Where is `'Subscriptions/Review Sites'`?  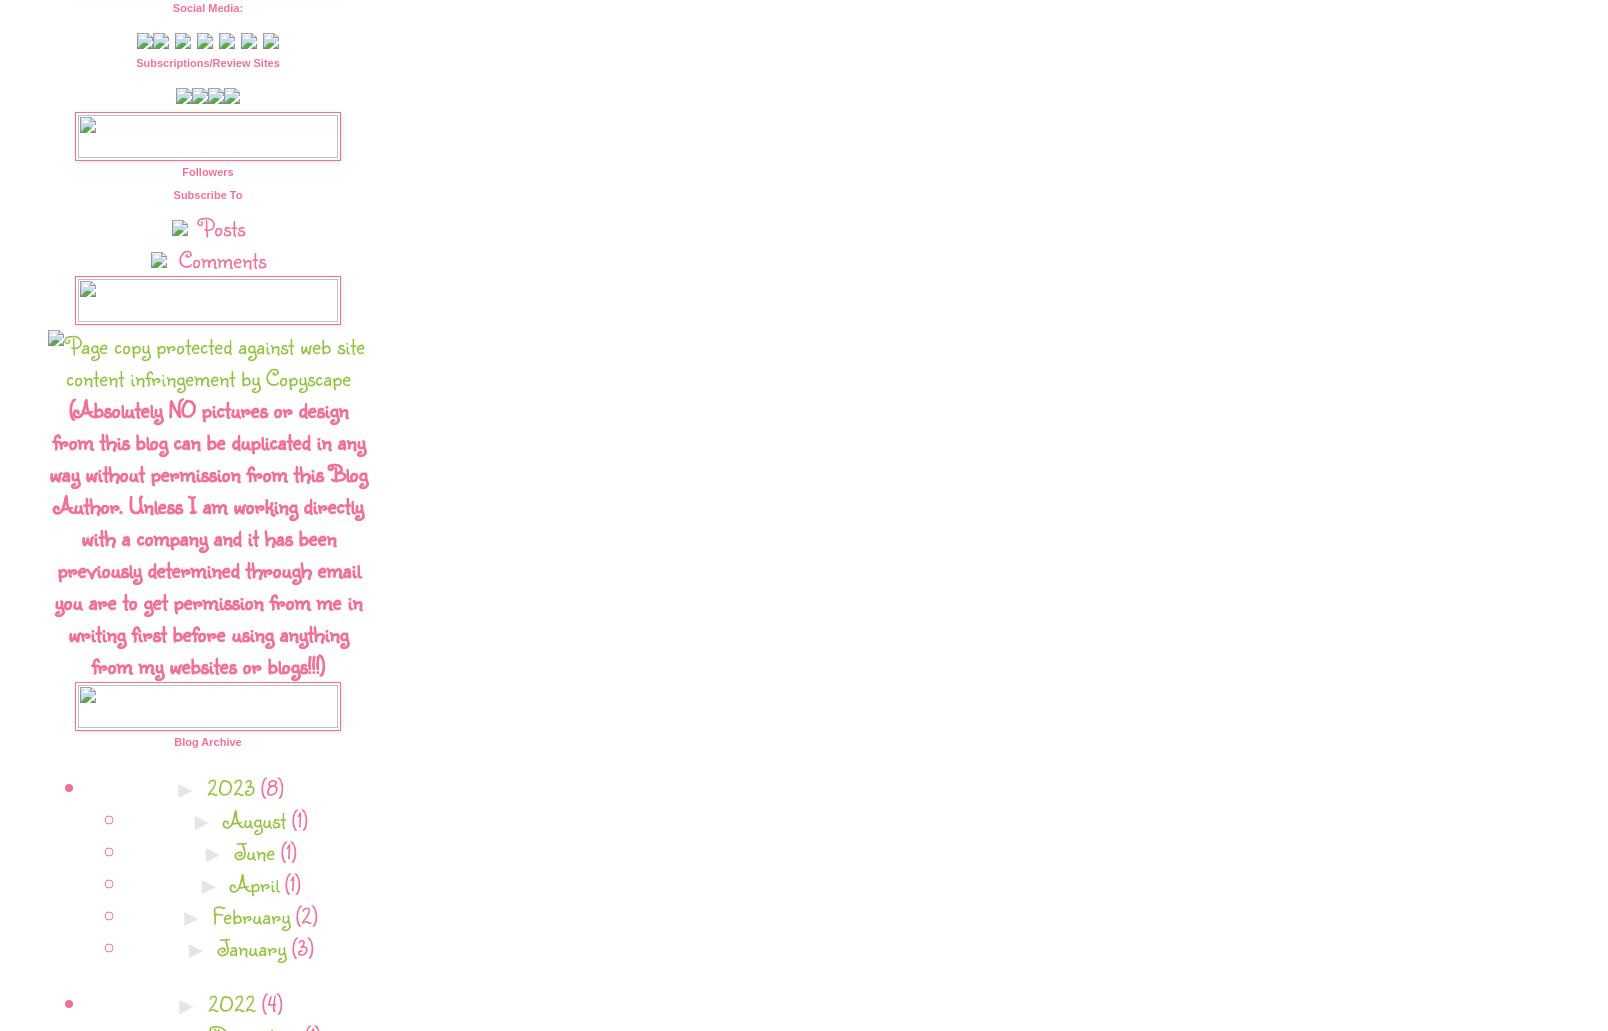 'Subscriptions/Review Sites' is located at coordinates (135, 61).